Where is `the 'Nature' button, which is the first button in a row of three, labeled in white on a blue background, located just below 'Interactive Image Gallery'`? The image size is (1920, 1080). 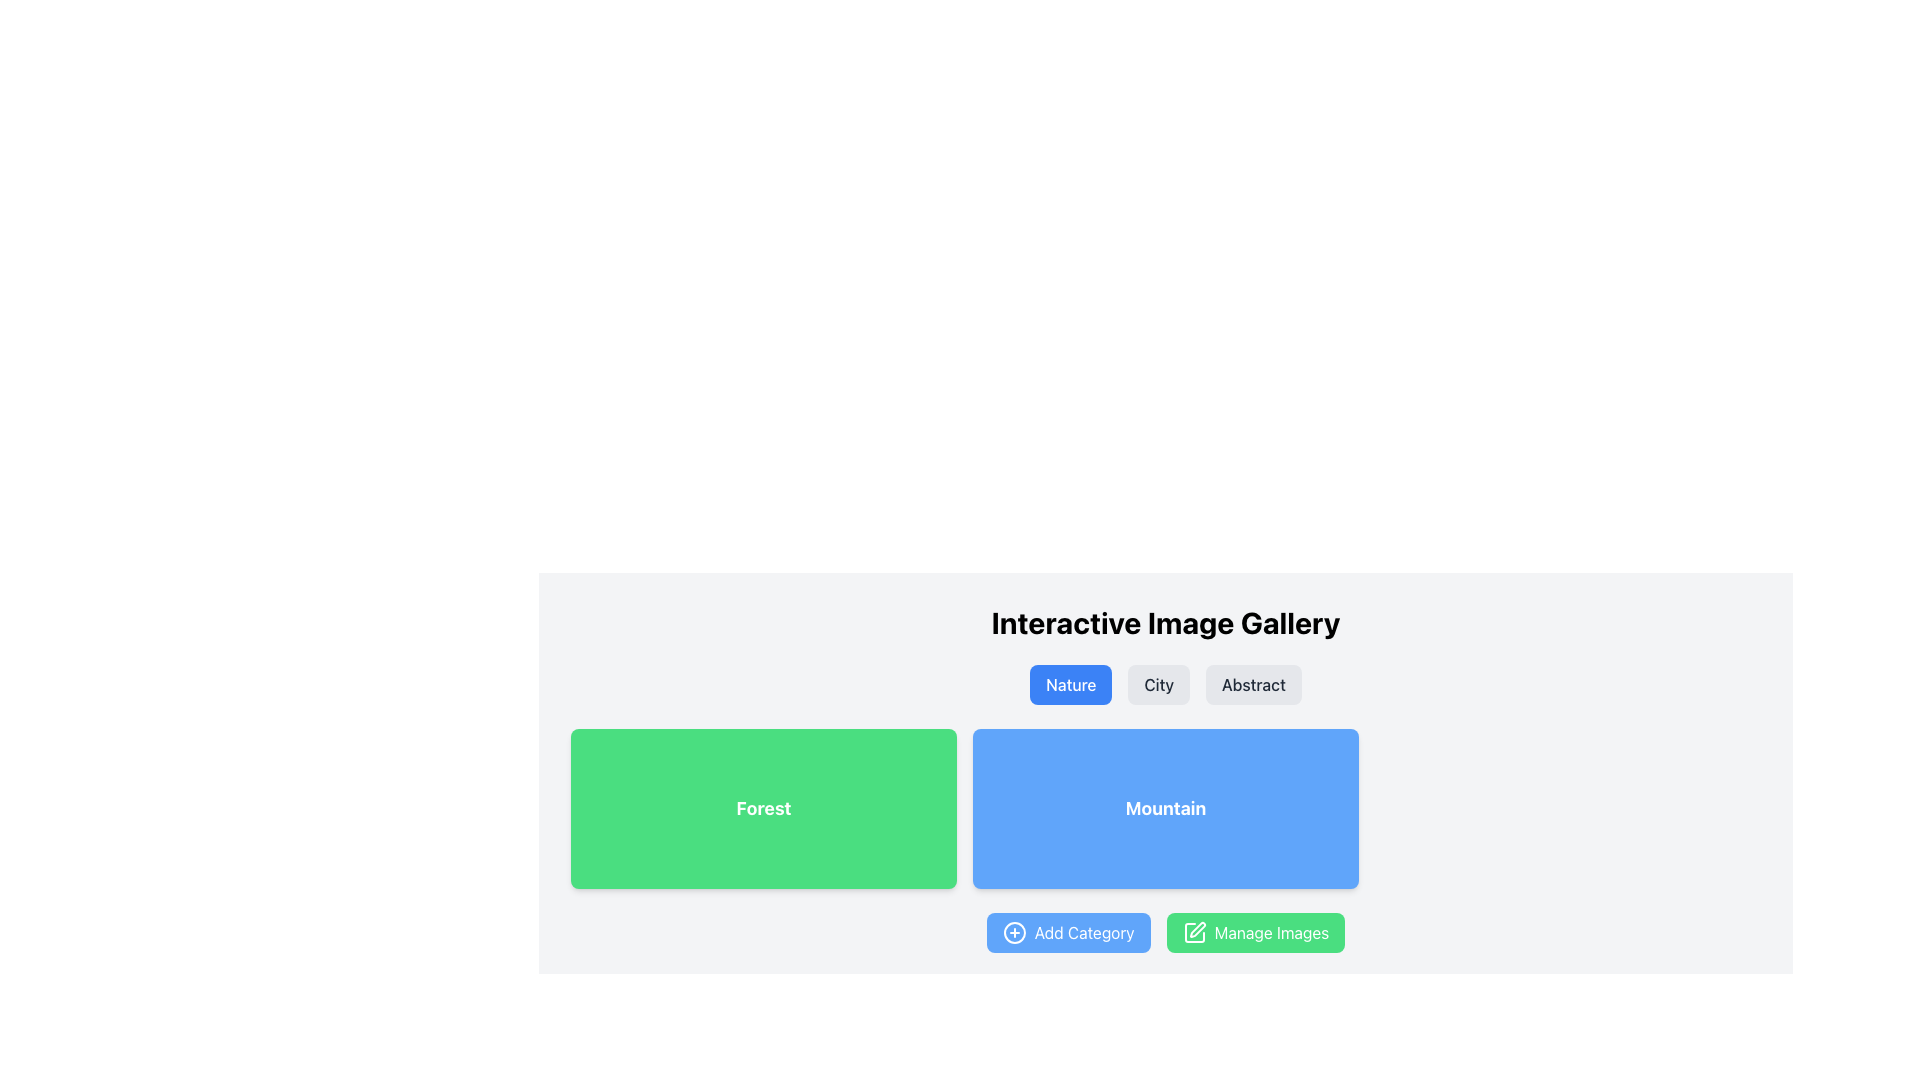 the 'Nature' button, which is the first button in a row of three, labeled in white on a blue background, located just below 'Interactive Image Gallery' is located at coordinates (1070, 684).